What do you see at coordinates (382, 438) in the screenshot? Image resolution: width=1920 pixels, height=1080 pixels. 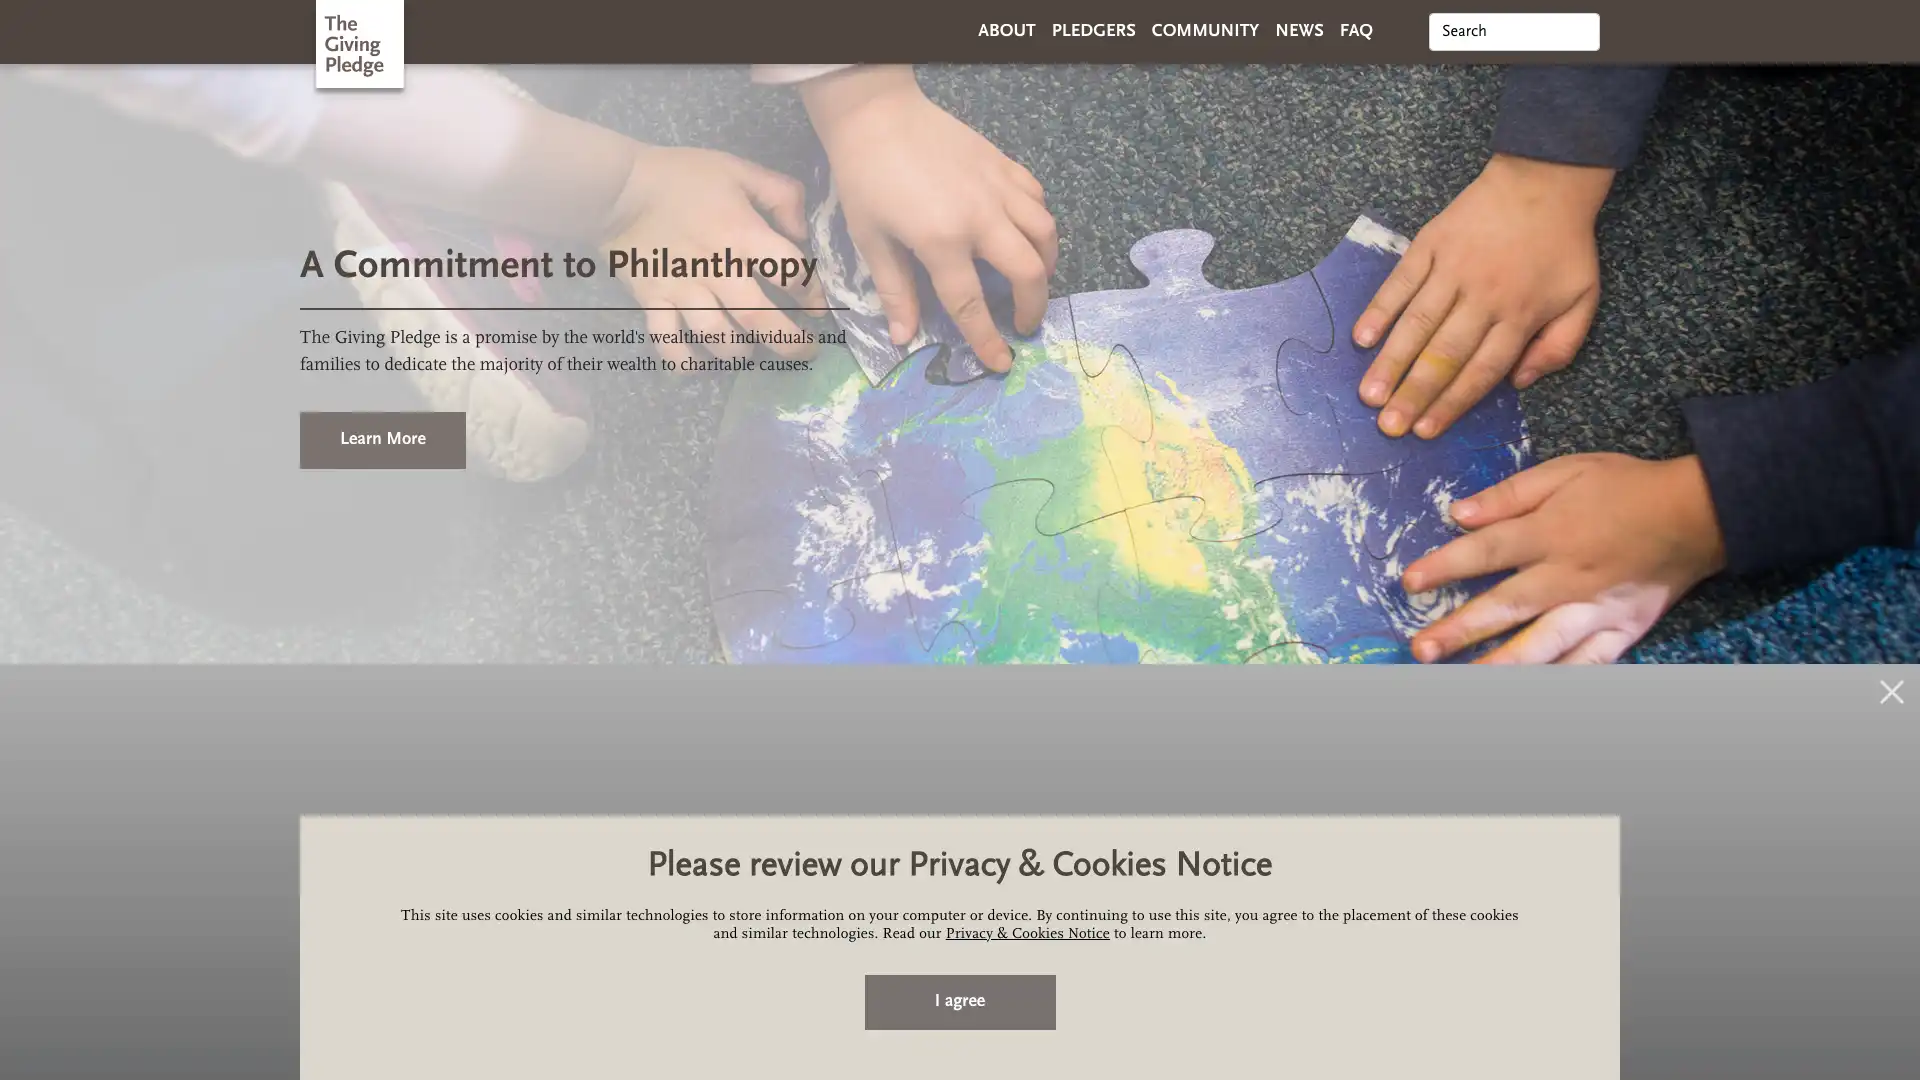 I see `Learn More` at bounding box center [382, 438].